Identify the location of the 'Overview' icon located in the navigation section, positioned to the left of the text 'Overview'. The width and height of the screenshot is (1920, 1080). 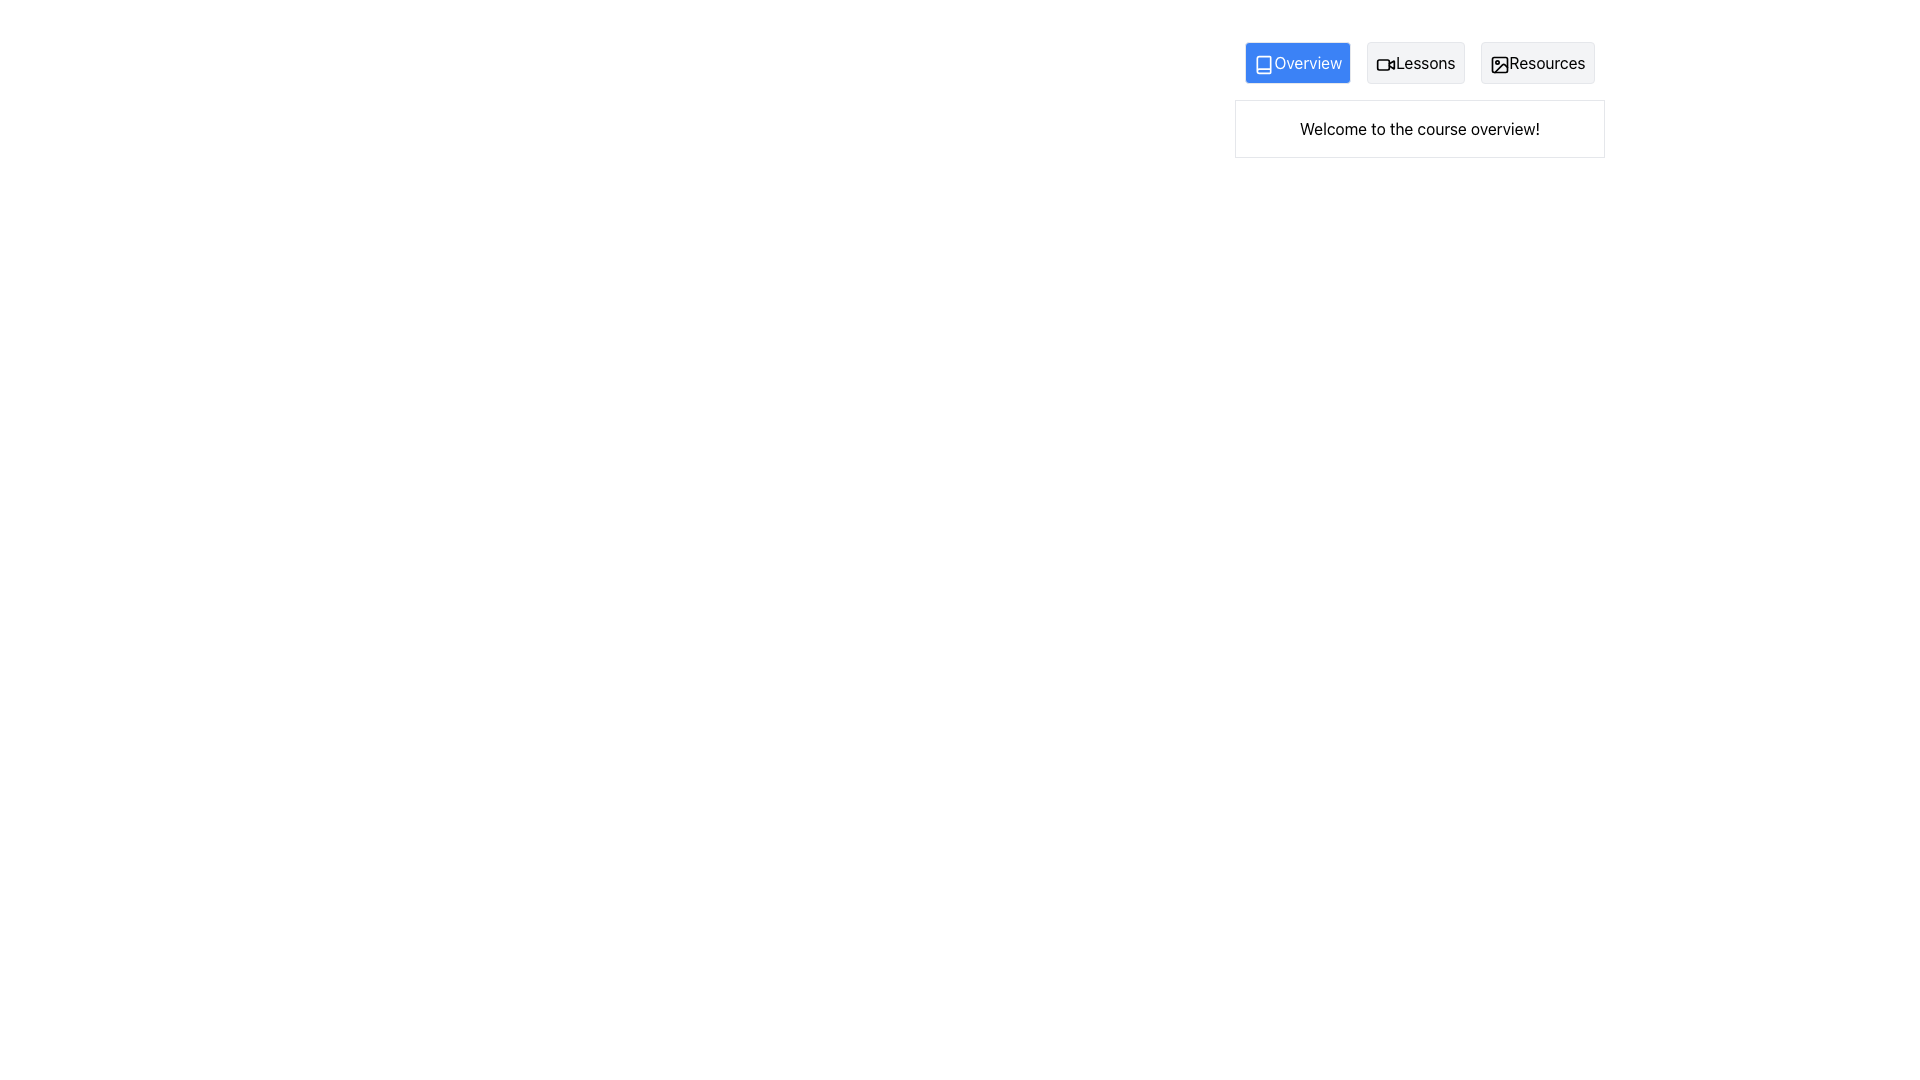
(1263, 63).